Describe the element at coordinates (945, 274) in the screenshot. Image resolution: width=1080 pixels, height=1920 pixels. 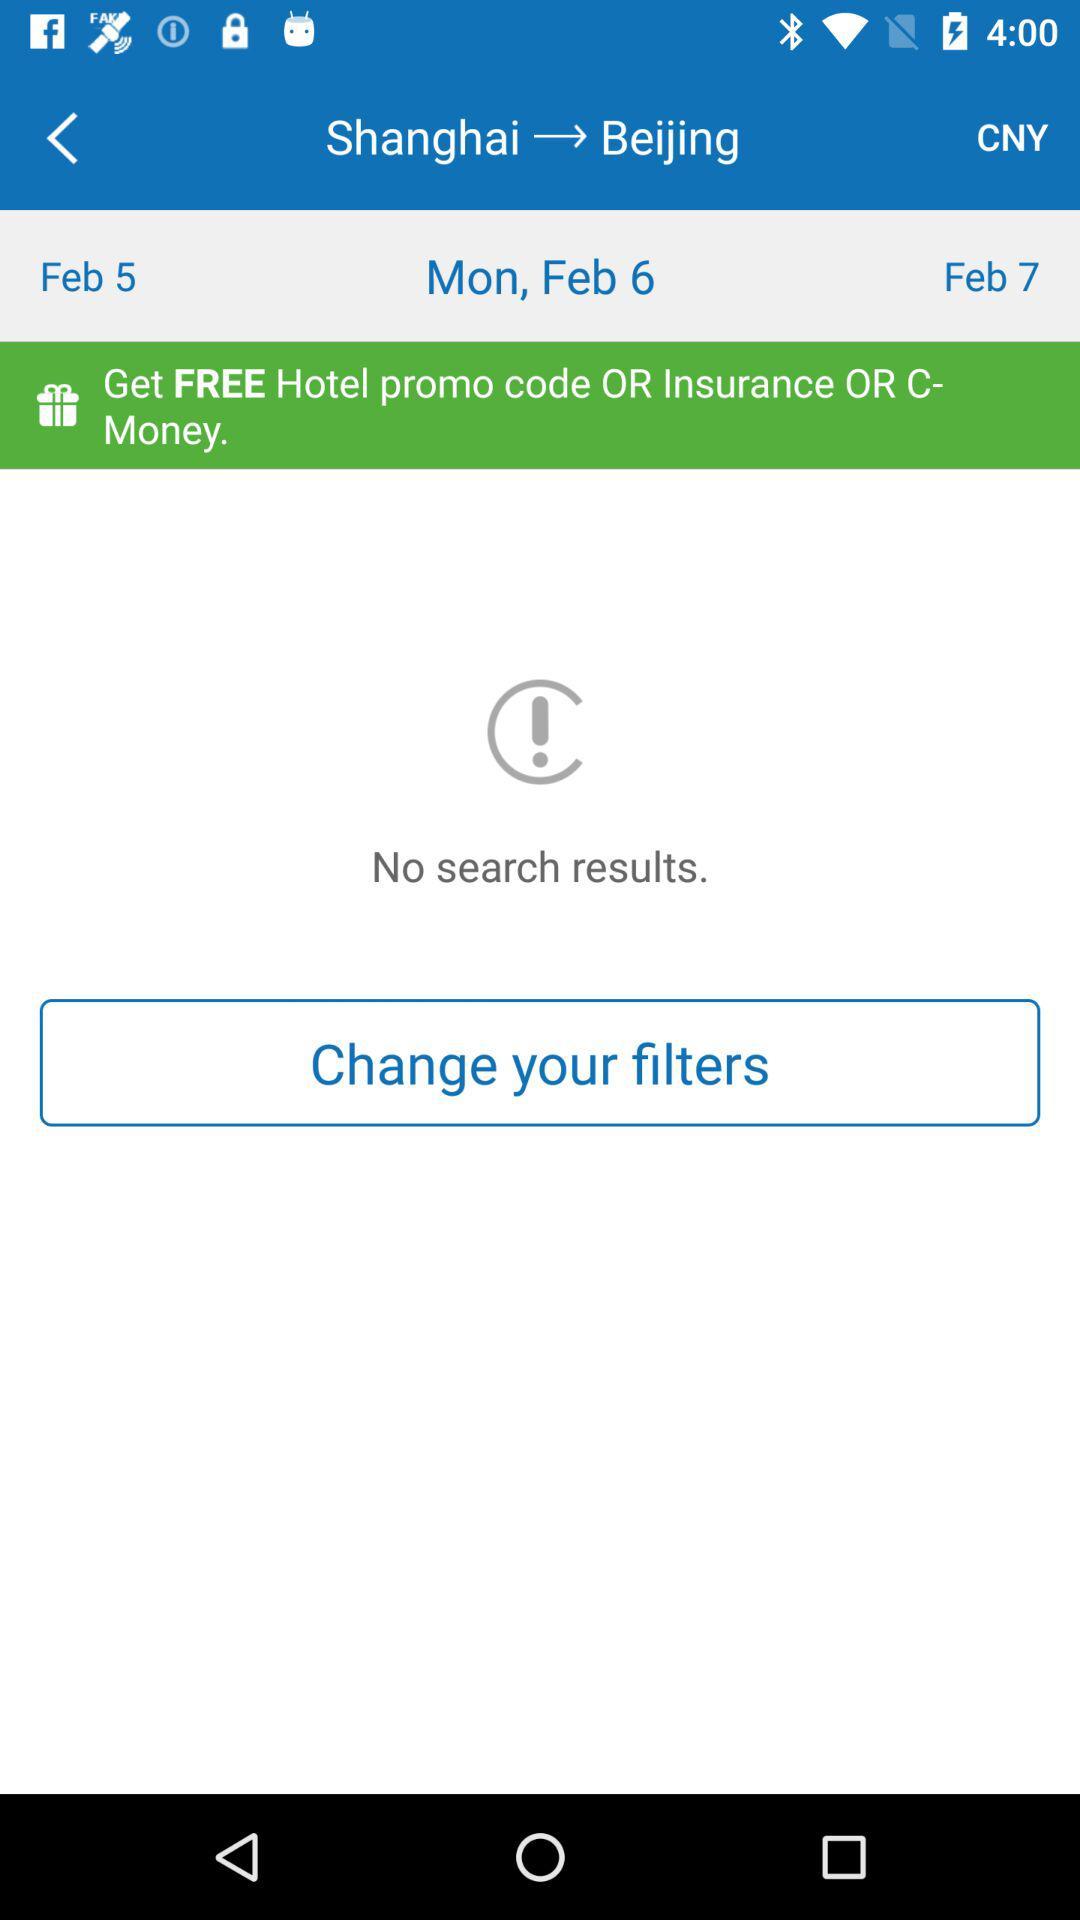
I see `feb 7 button which is at right side of the page` at that location.